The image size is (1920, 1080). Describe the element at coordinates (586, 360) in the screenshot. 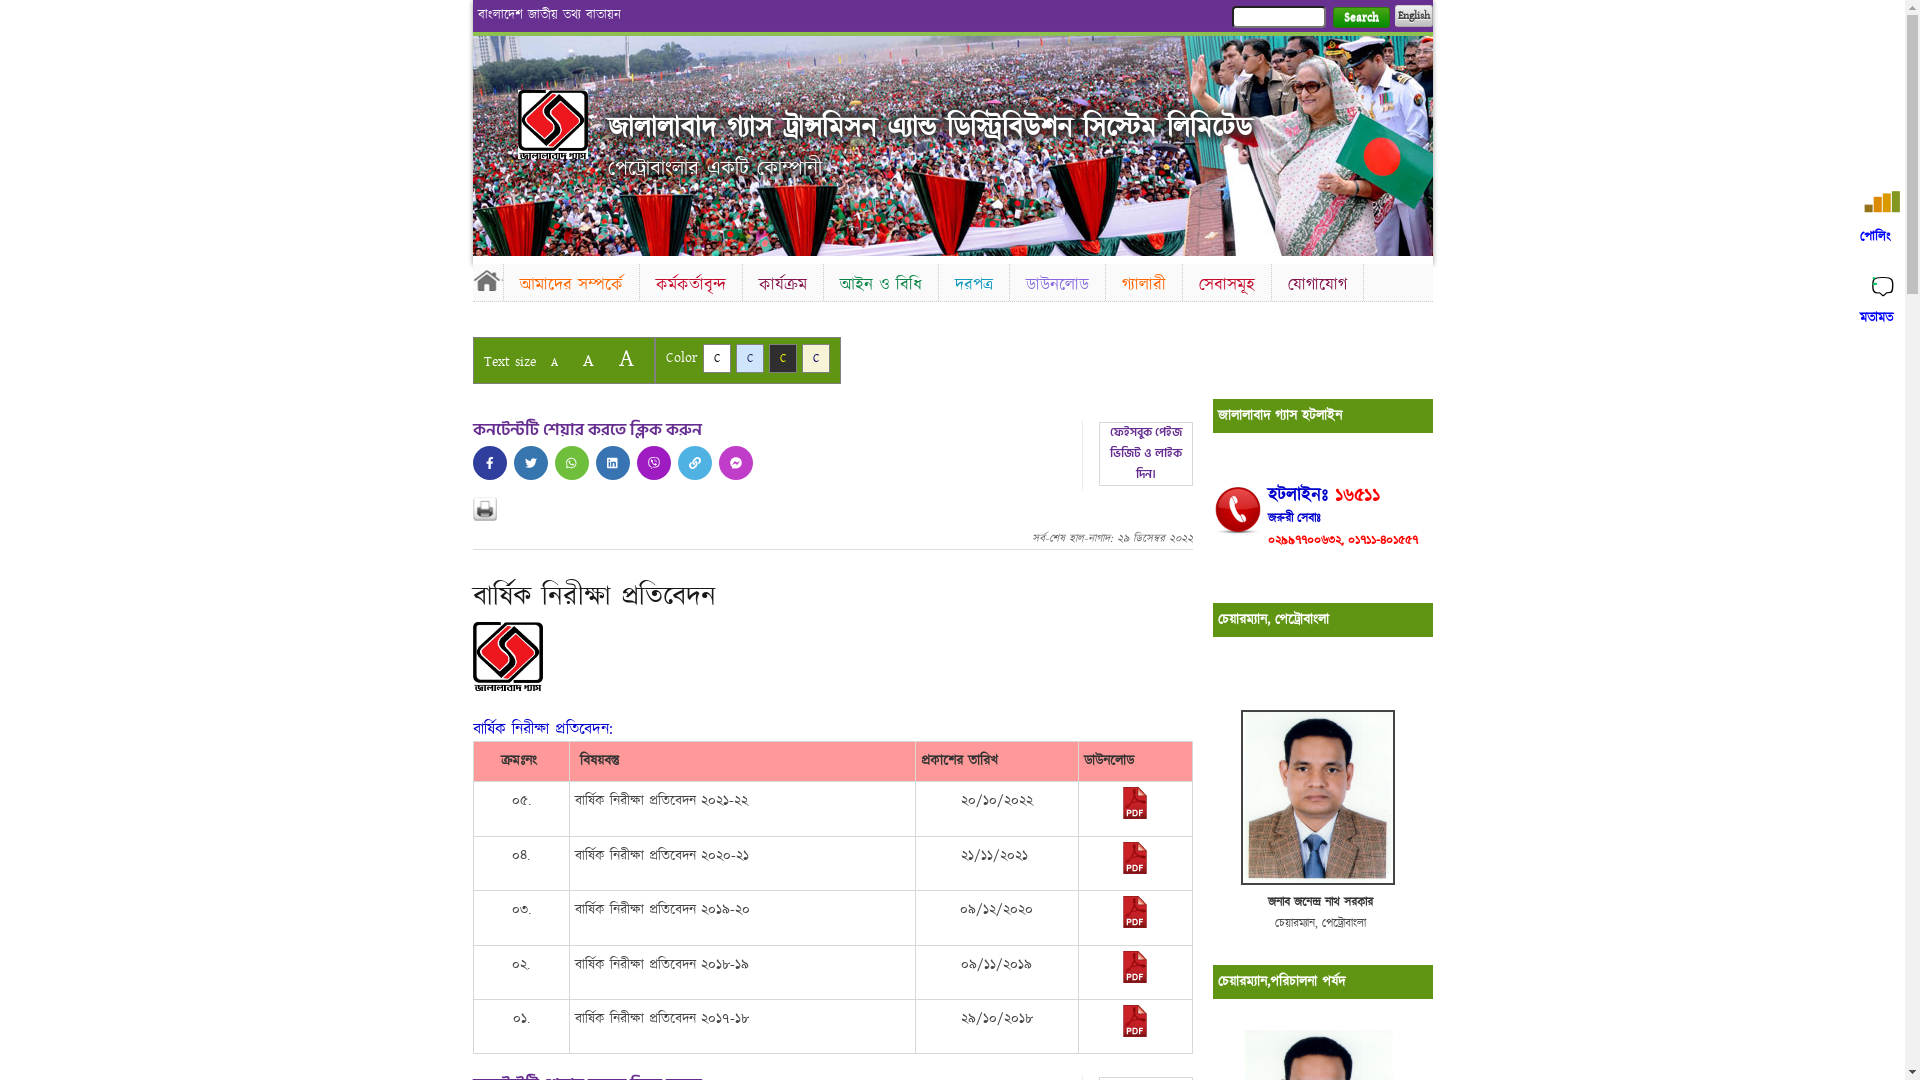

I see `'A'` at that location.